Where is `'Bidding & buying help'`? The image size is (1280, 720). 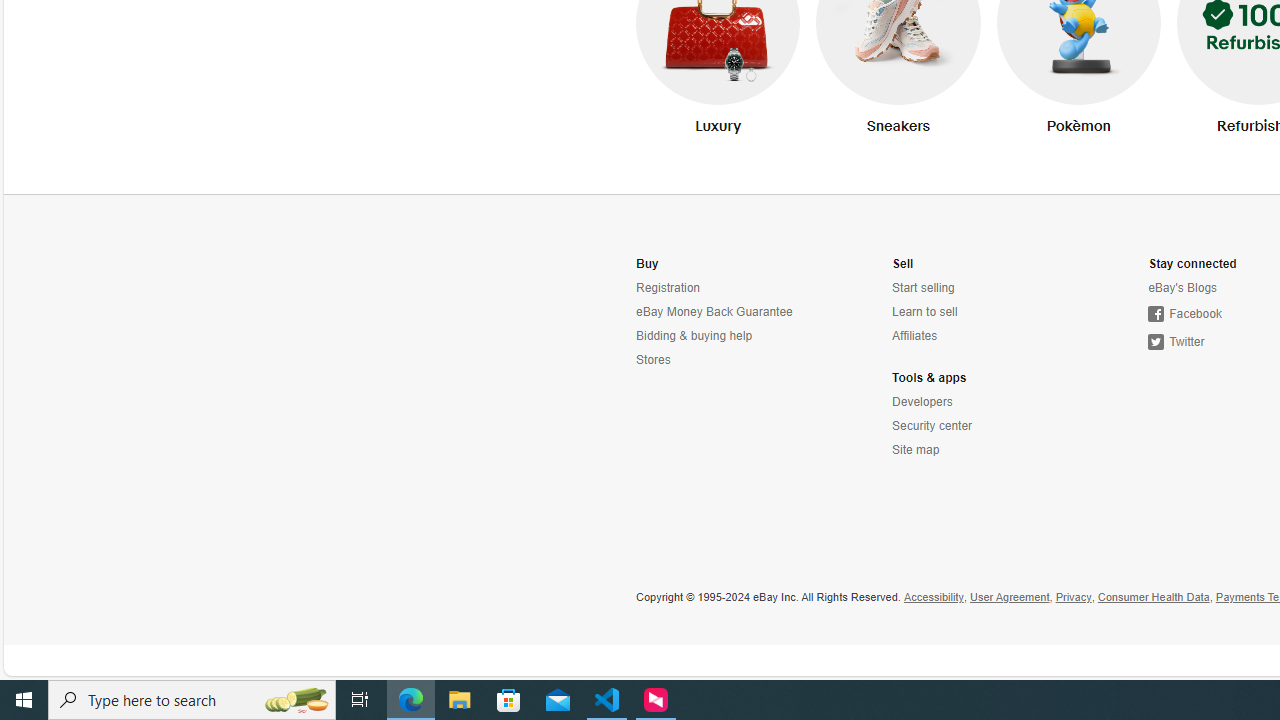
'Bidding & buying help' is located at coordinates (694, 335).